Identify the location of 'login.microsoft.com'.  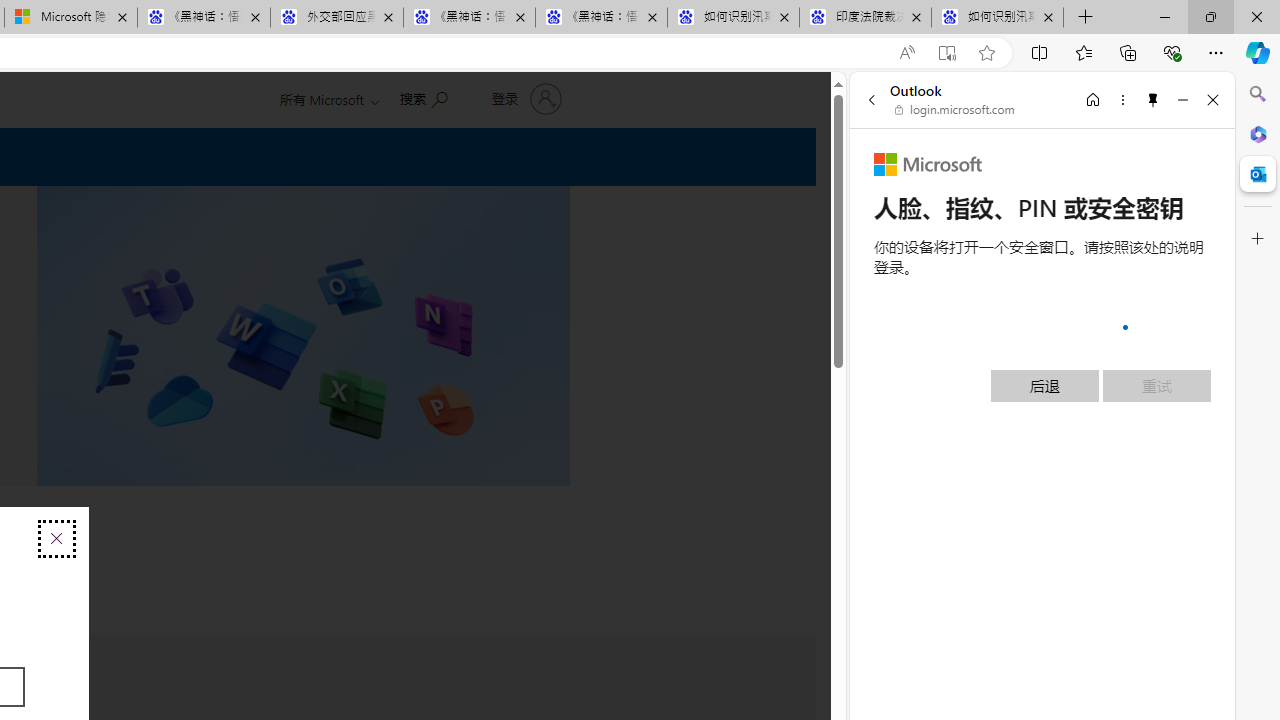
(954, 110).